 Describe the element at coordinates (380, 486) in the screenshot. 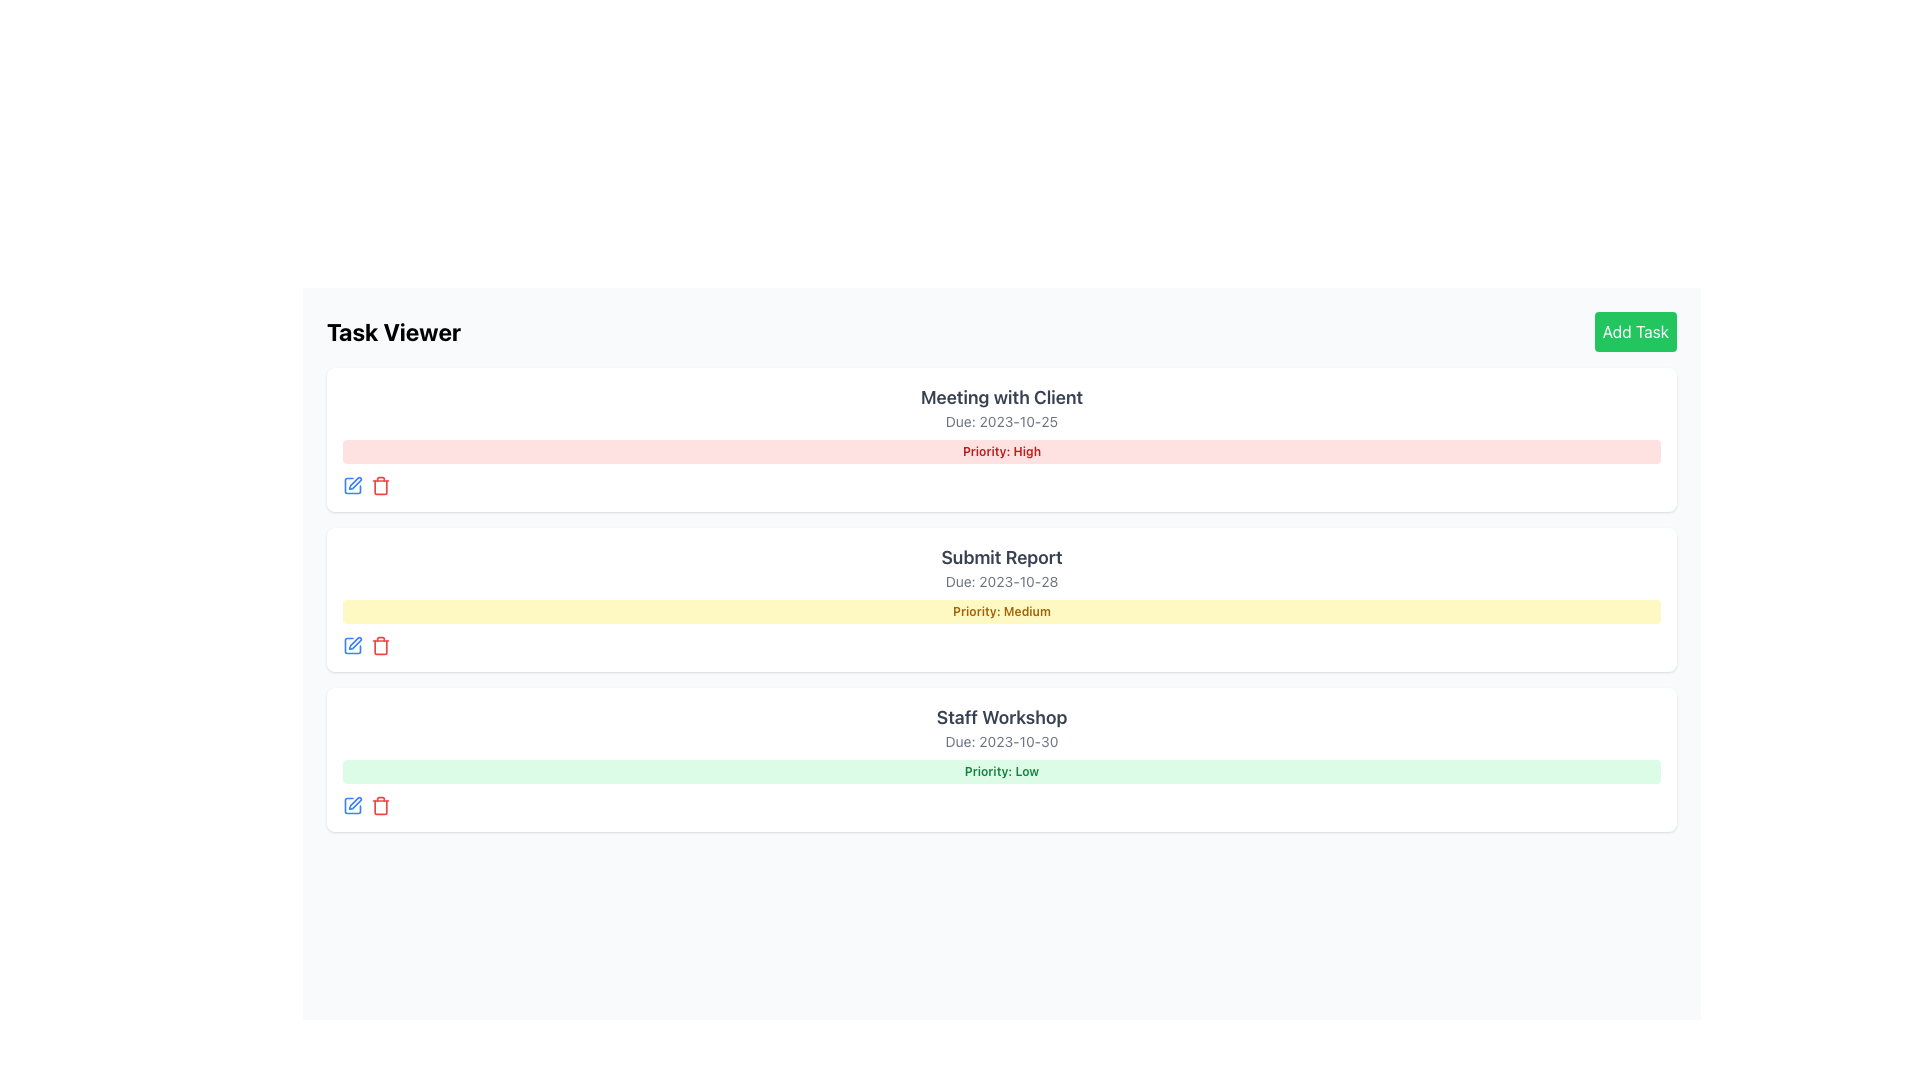

I see `the red trash bin icon button` at that location.